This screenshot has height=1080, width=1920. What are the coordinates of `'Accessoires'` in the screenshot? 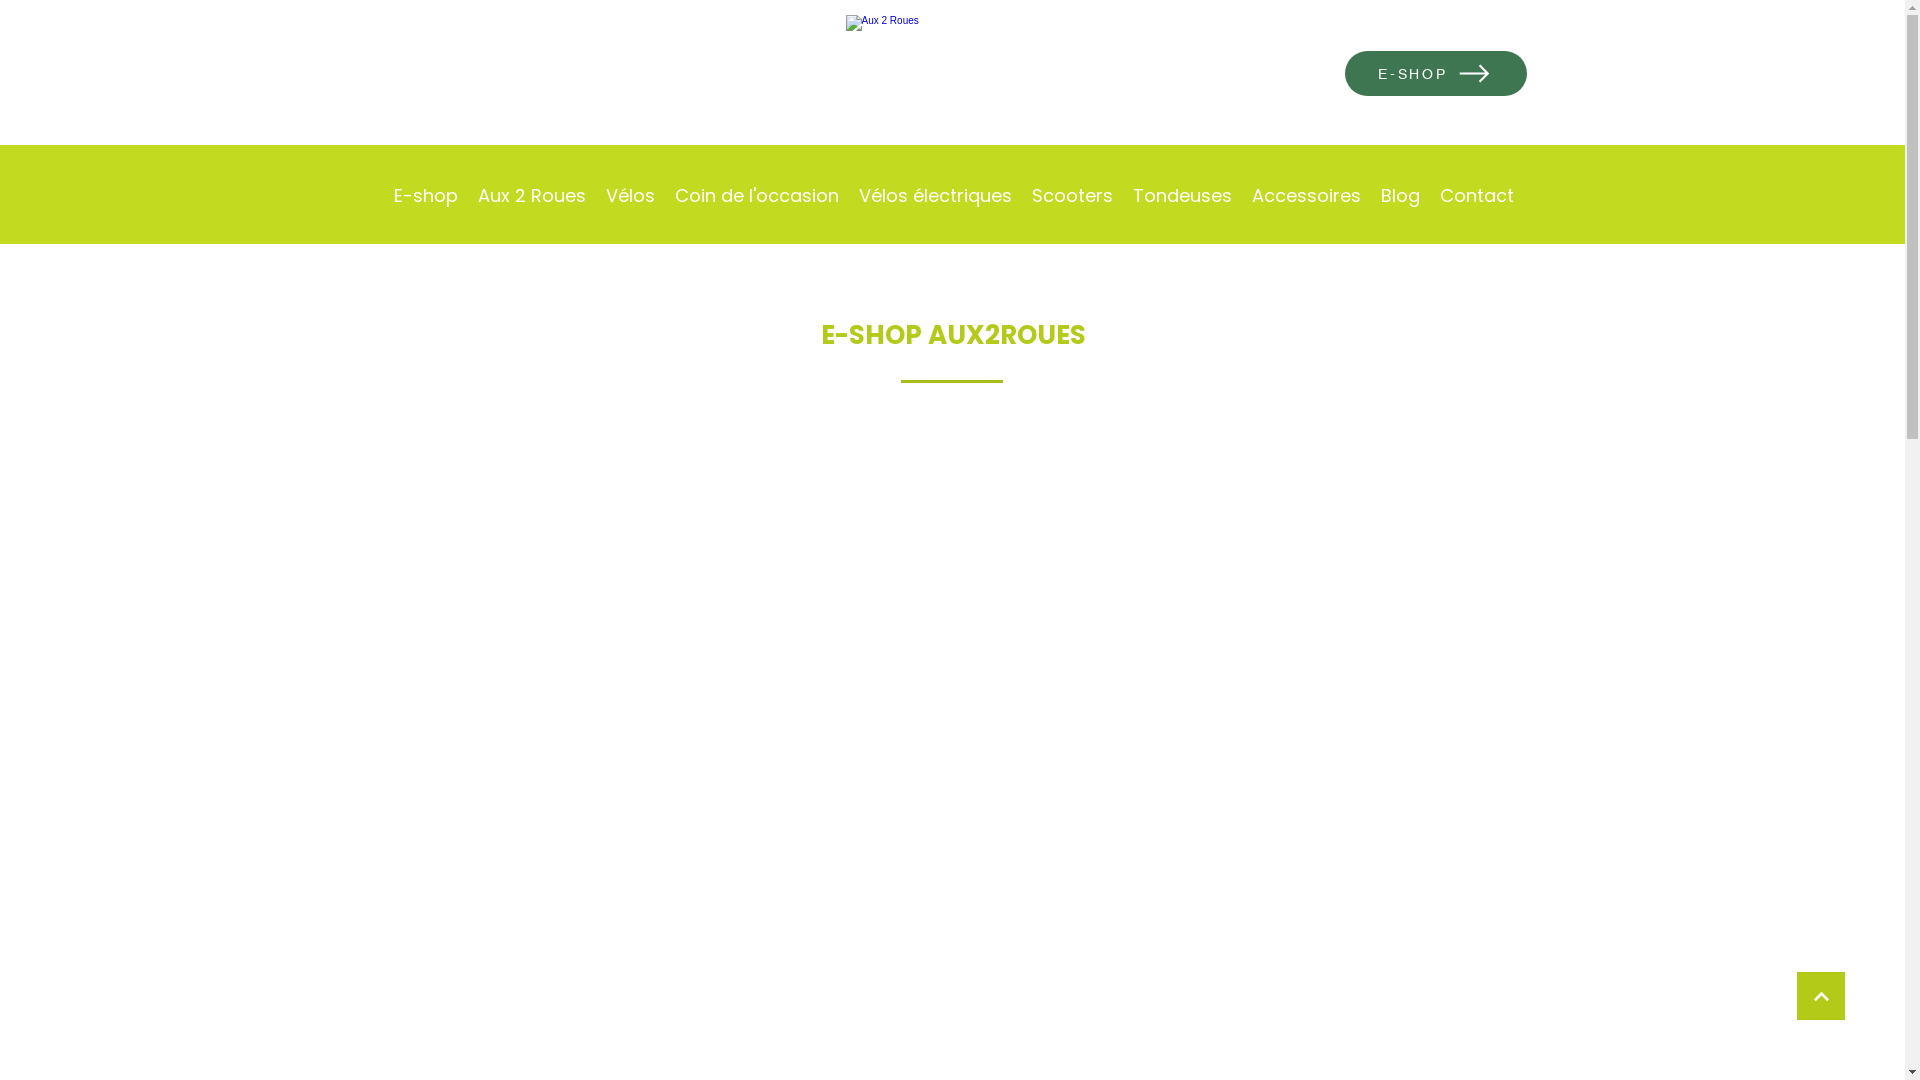 It's located at (1306, 195).